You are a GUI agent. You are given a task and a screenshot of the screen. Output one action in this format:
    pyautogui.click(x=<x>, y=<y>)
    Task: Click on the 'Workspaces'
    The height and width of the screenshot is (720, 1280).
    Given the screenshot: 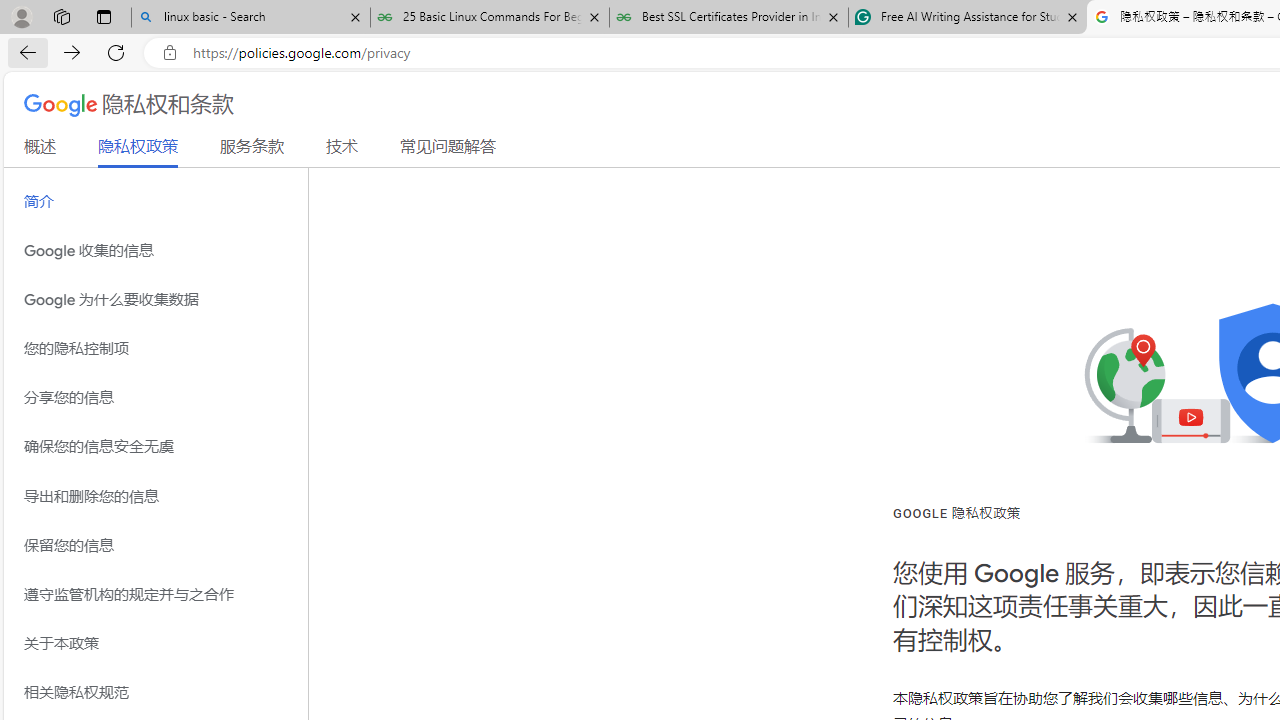 What is the action you would take?
    pyautogui.click(x=61, y=16)
    